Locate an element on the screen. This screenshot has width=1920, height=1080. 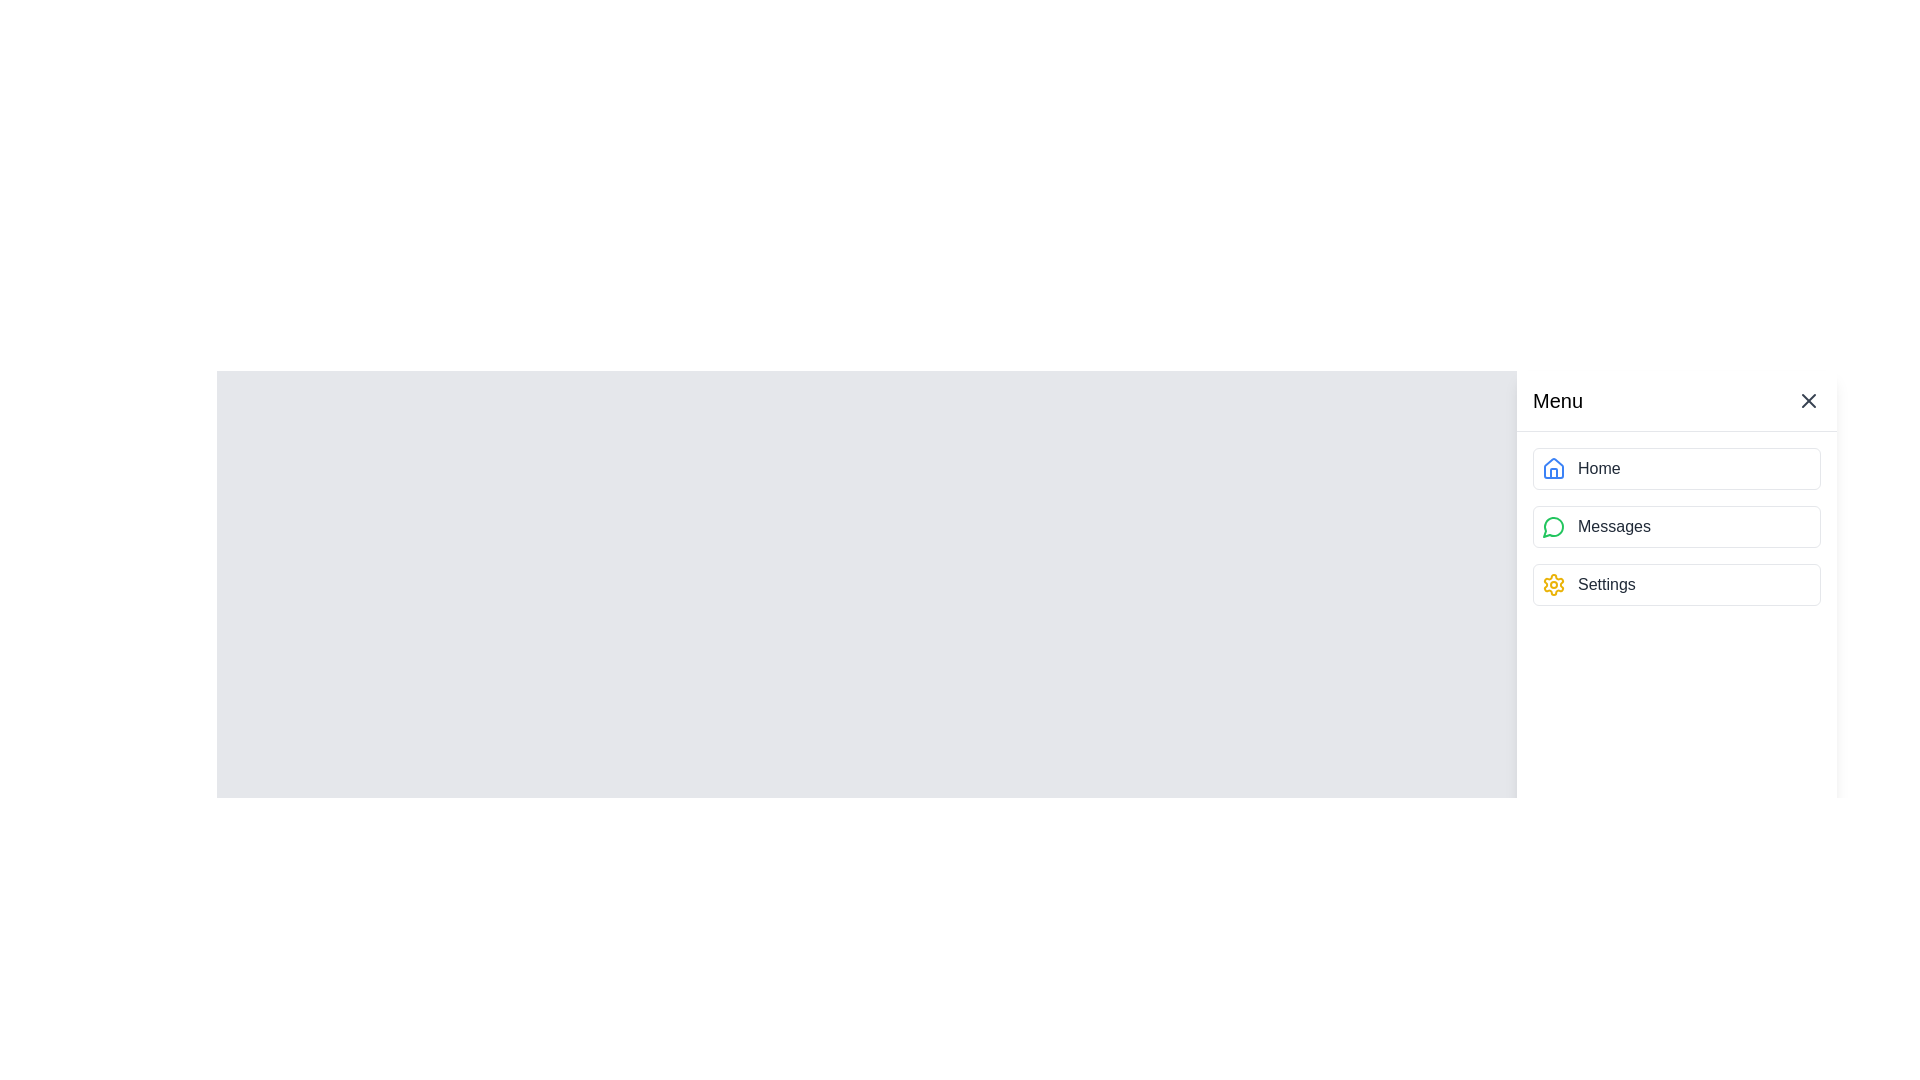
the navigation button located at the top of the menu list is located at coordinates (1676, 469).